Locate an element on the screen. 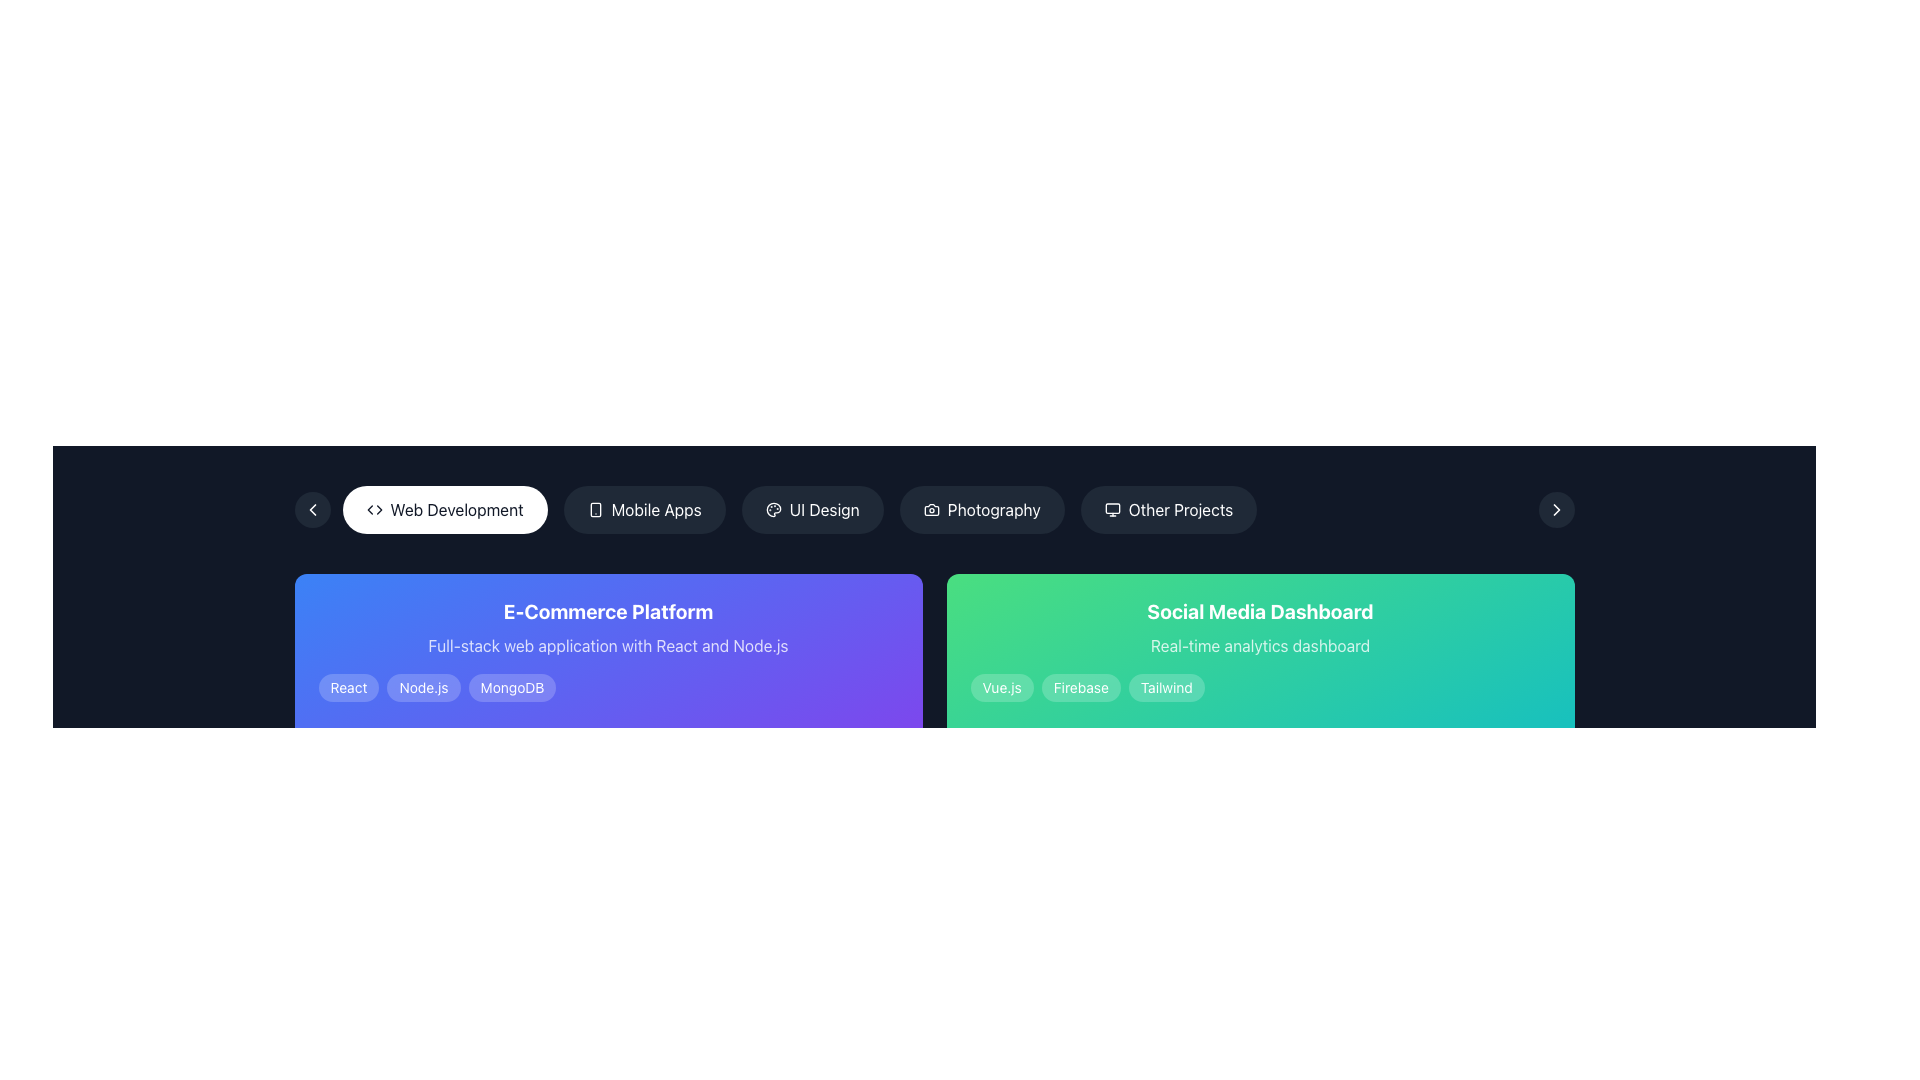 The width and height of the screenshot is (1920, 1080). the first badge labeled 'React' which indicates a technology stack associated with the 'E-Commerce Platform' is located at coordinates (349, 686).